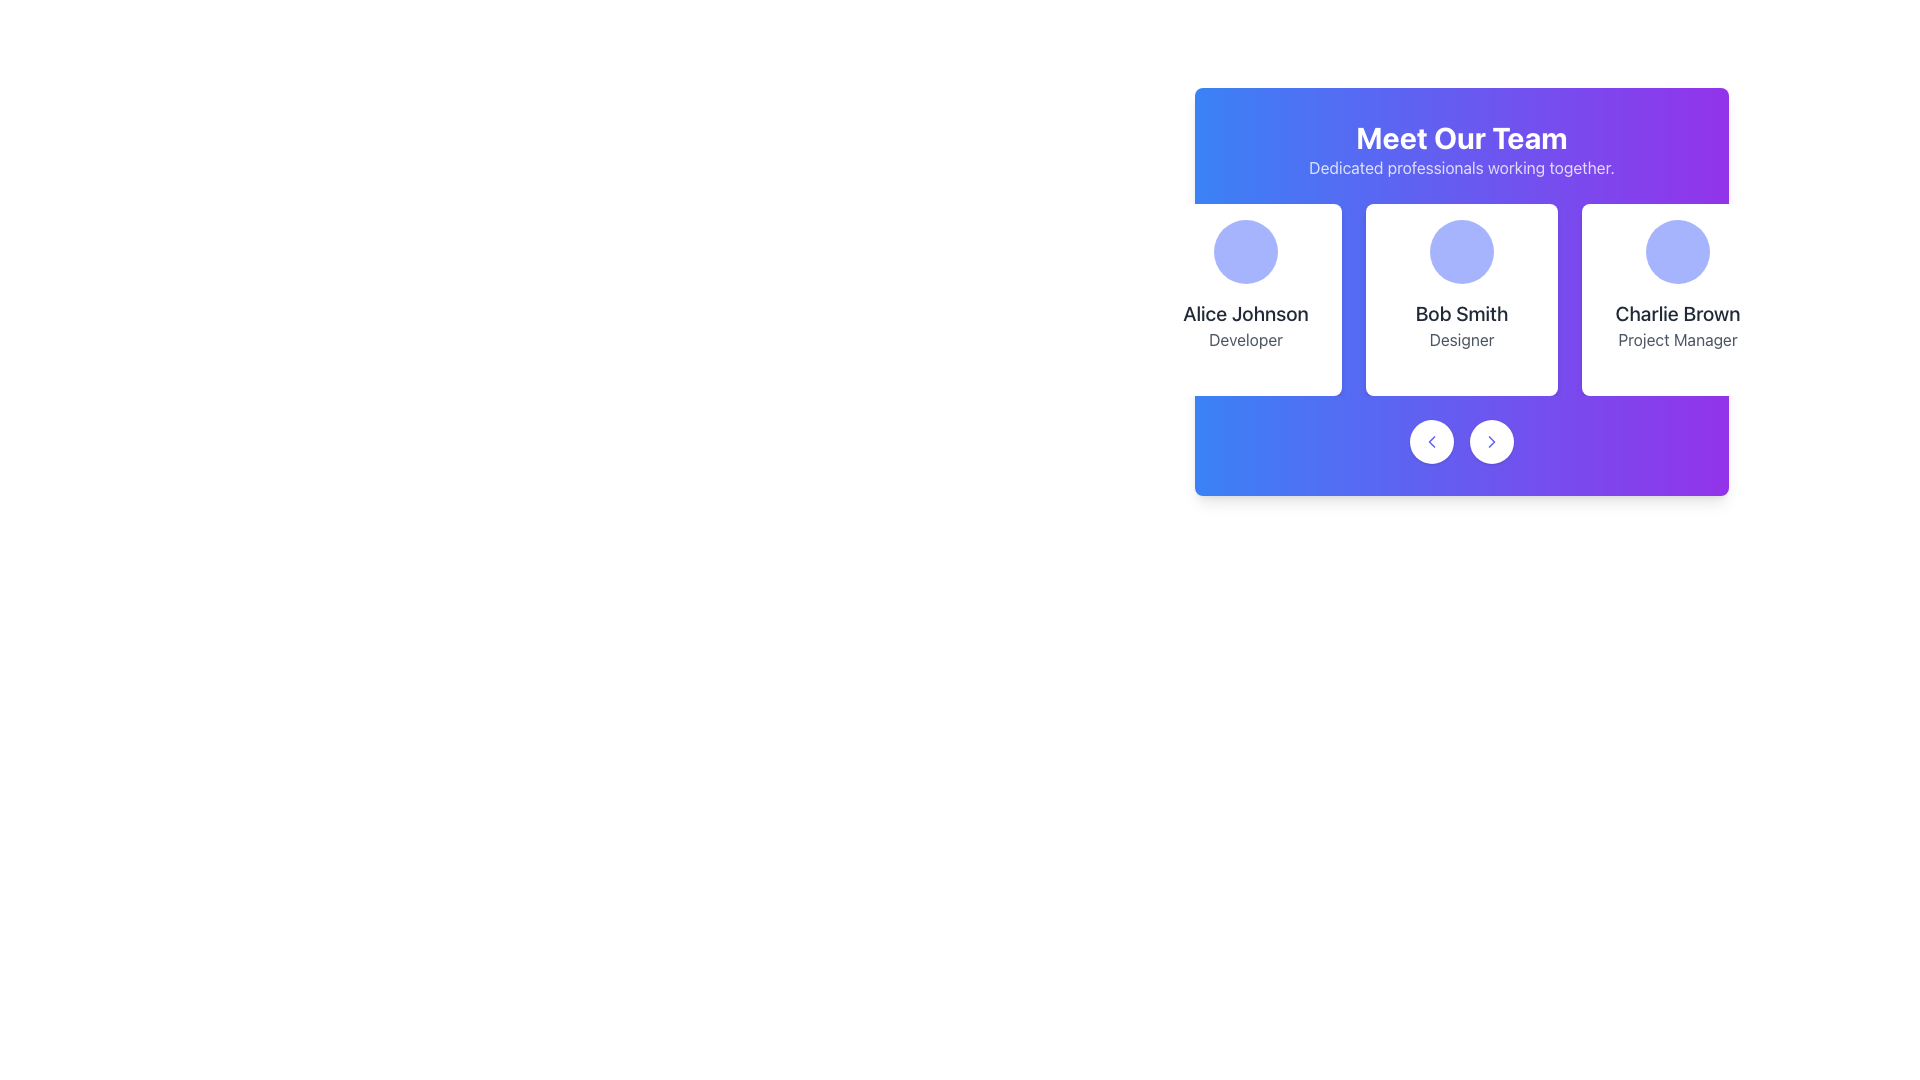 The width and height of the screenshot is (1920, 1080). What do you see at coordinates (1462, 313) in the screenshot?
I see `the text label displaying the name of a team member in the middle of the team profile card` at bounding box center [1462, 313].